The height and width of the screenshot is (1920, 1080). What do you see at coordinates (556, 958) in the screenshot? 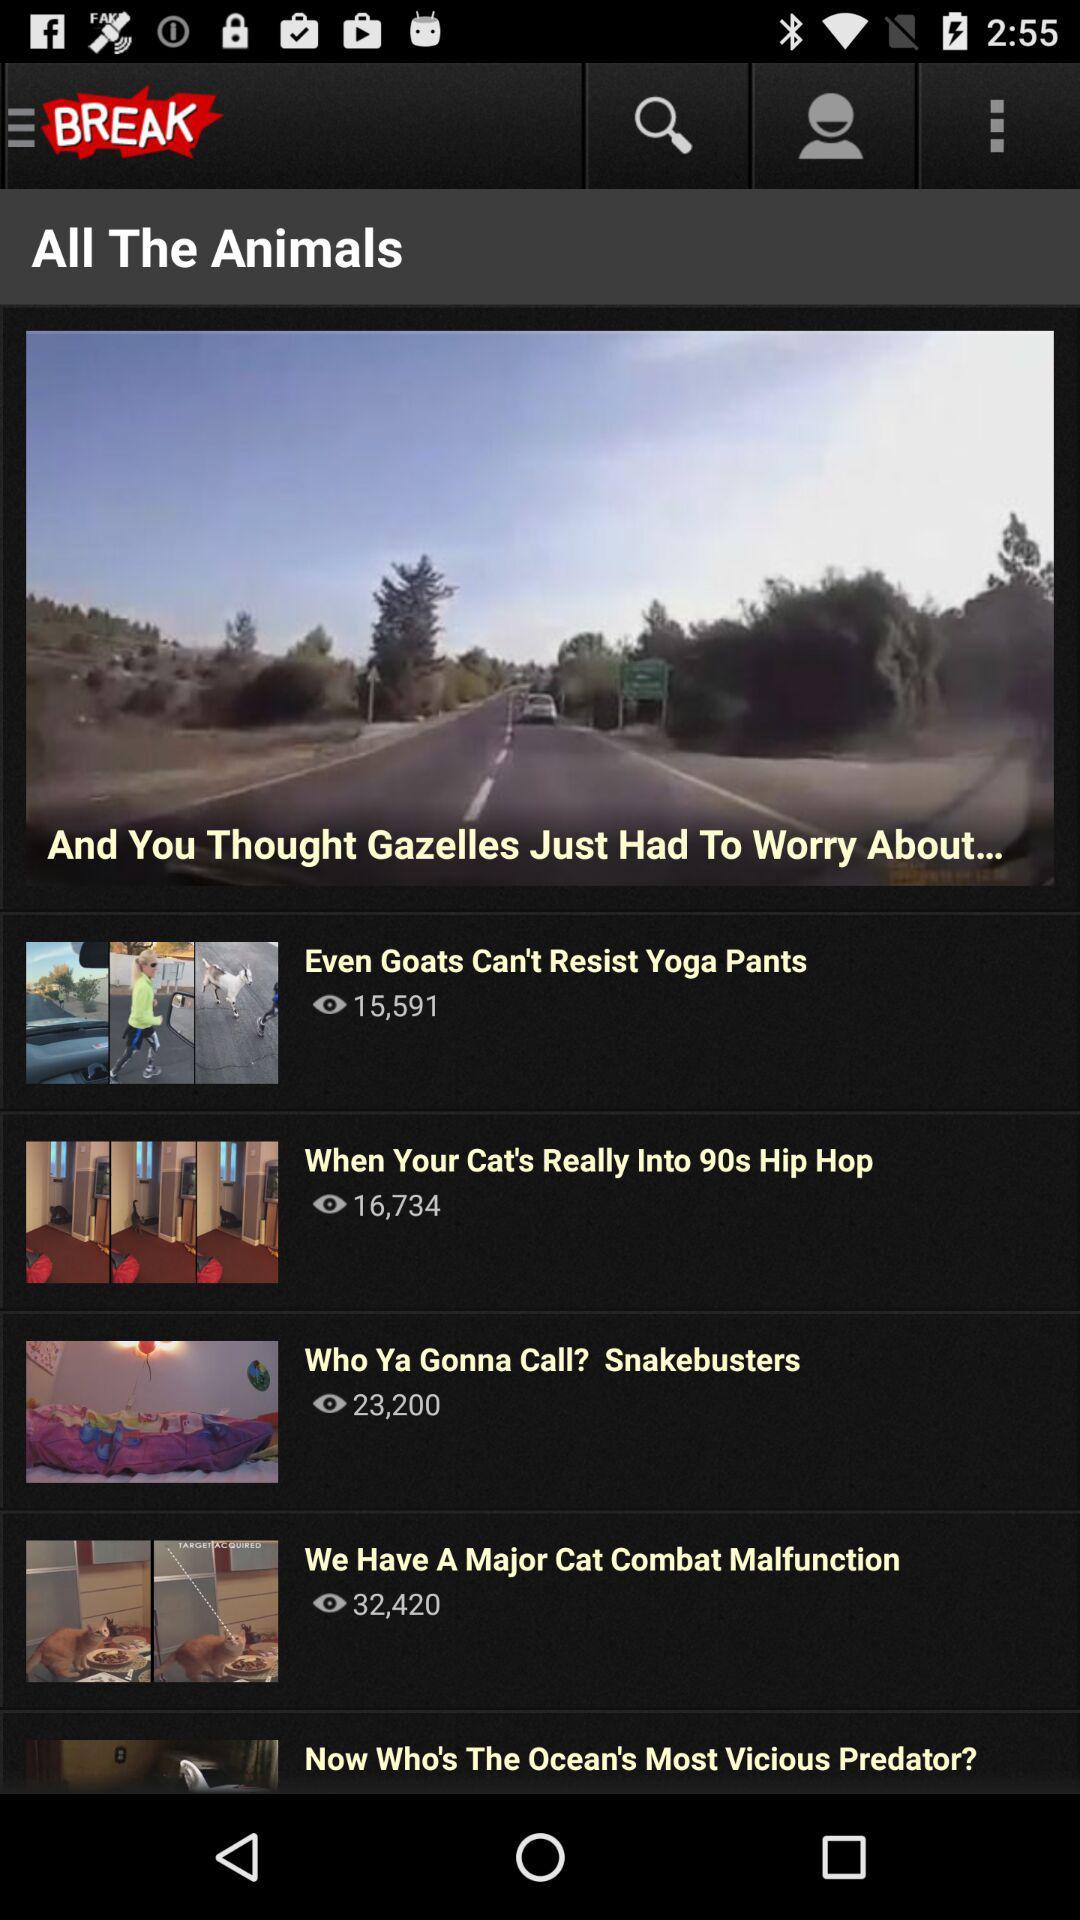
I see `the icon above 15,591 item` at bounding box center [556, 958].